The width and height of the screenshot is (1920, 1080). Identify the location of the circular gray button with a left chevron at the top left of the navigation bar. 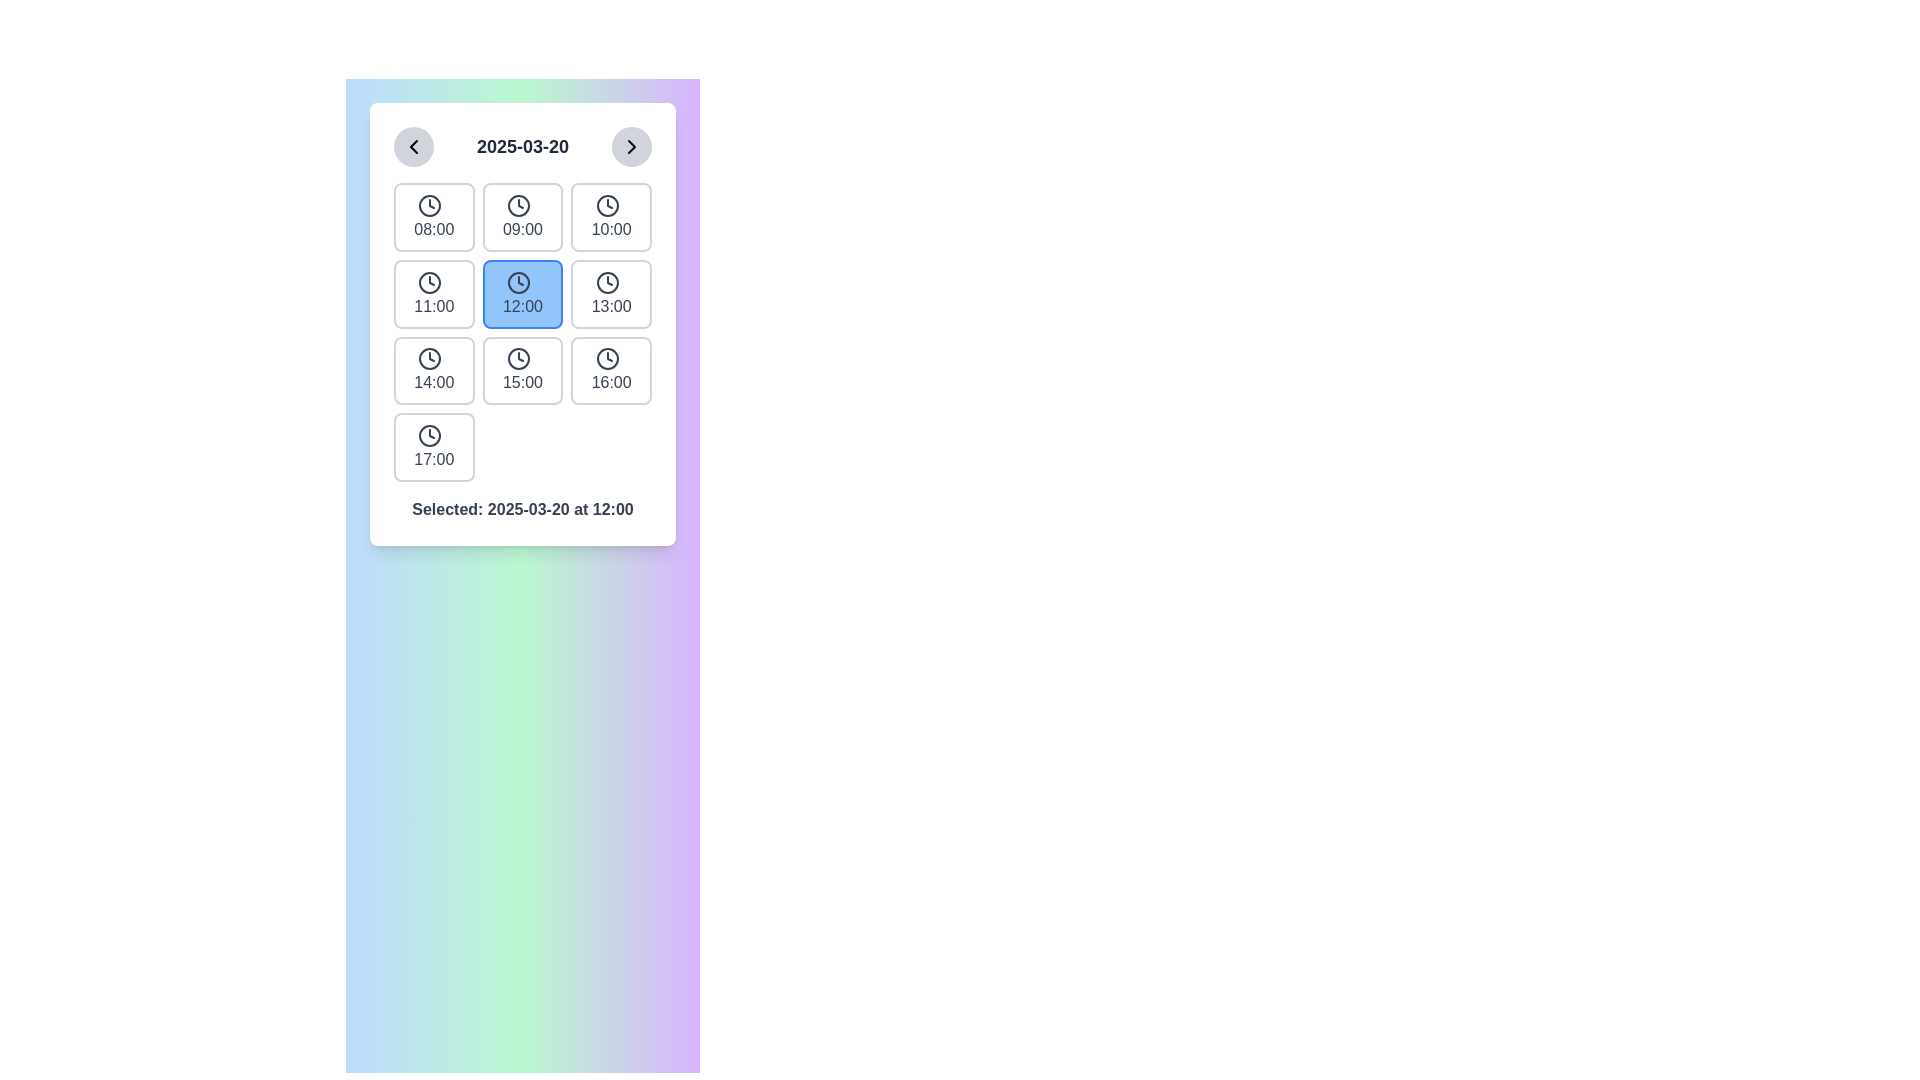
(412, 145).